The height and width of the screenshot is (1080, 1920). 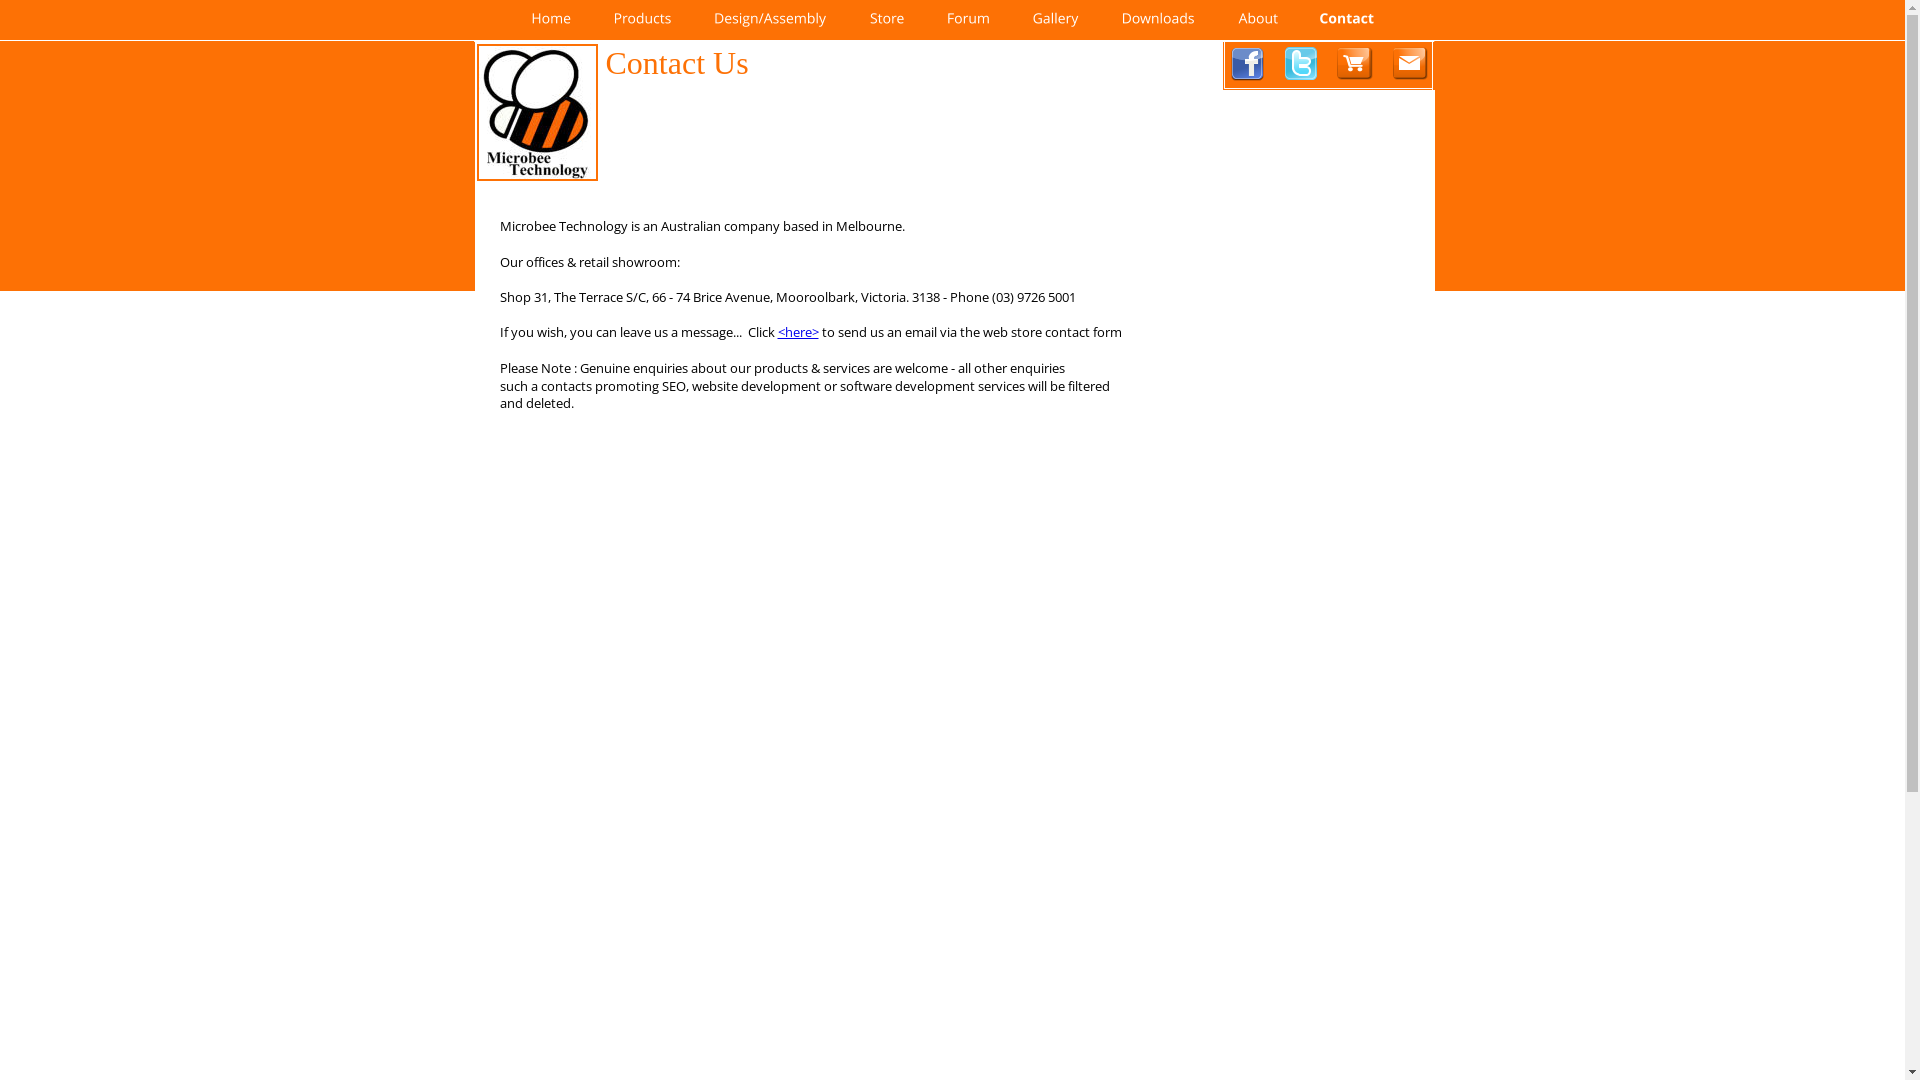 I want to click on '<here>', so click(x=797, y=330).